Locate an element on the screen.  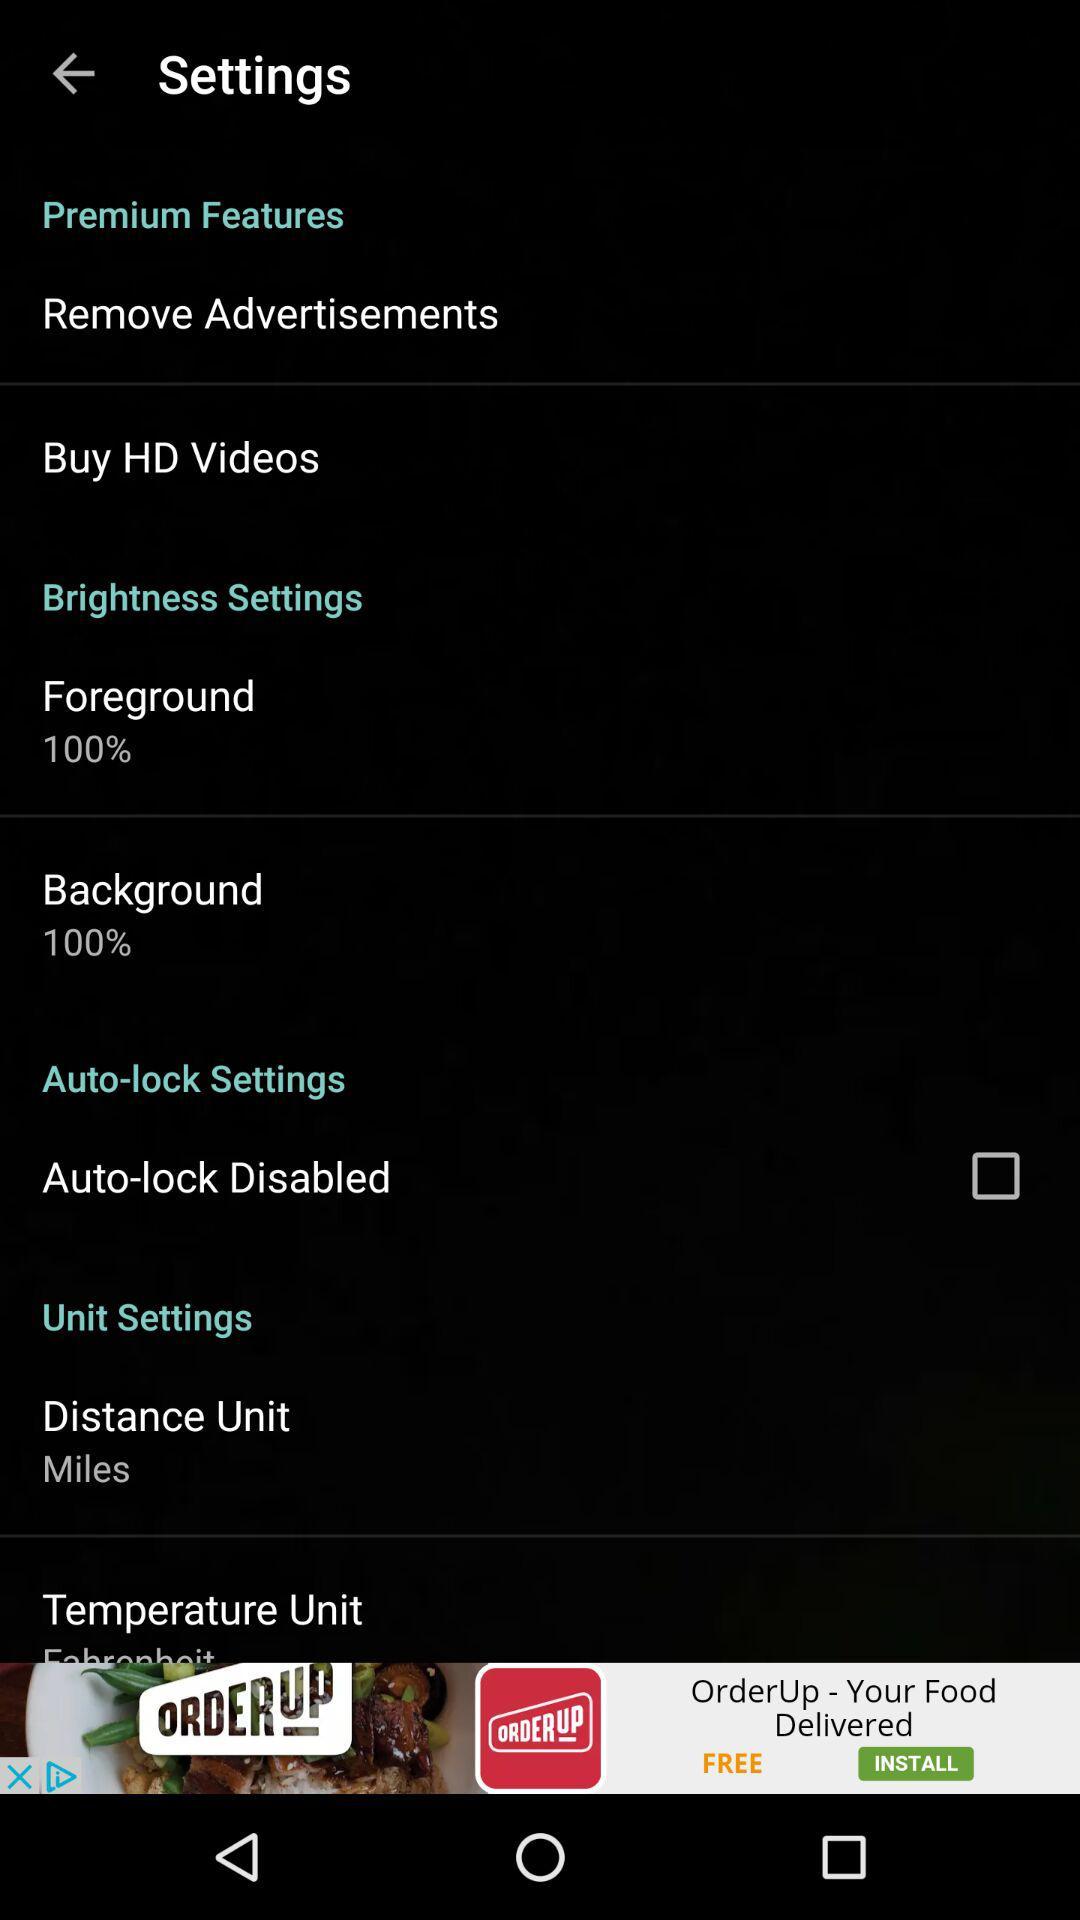
open advertisement is located at coordinates (540, 1727).